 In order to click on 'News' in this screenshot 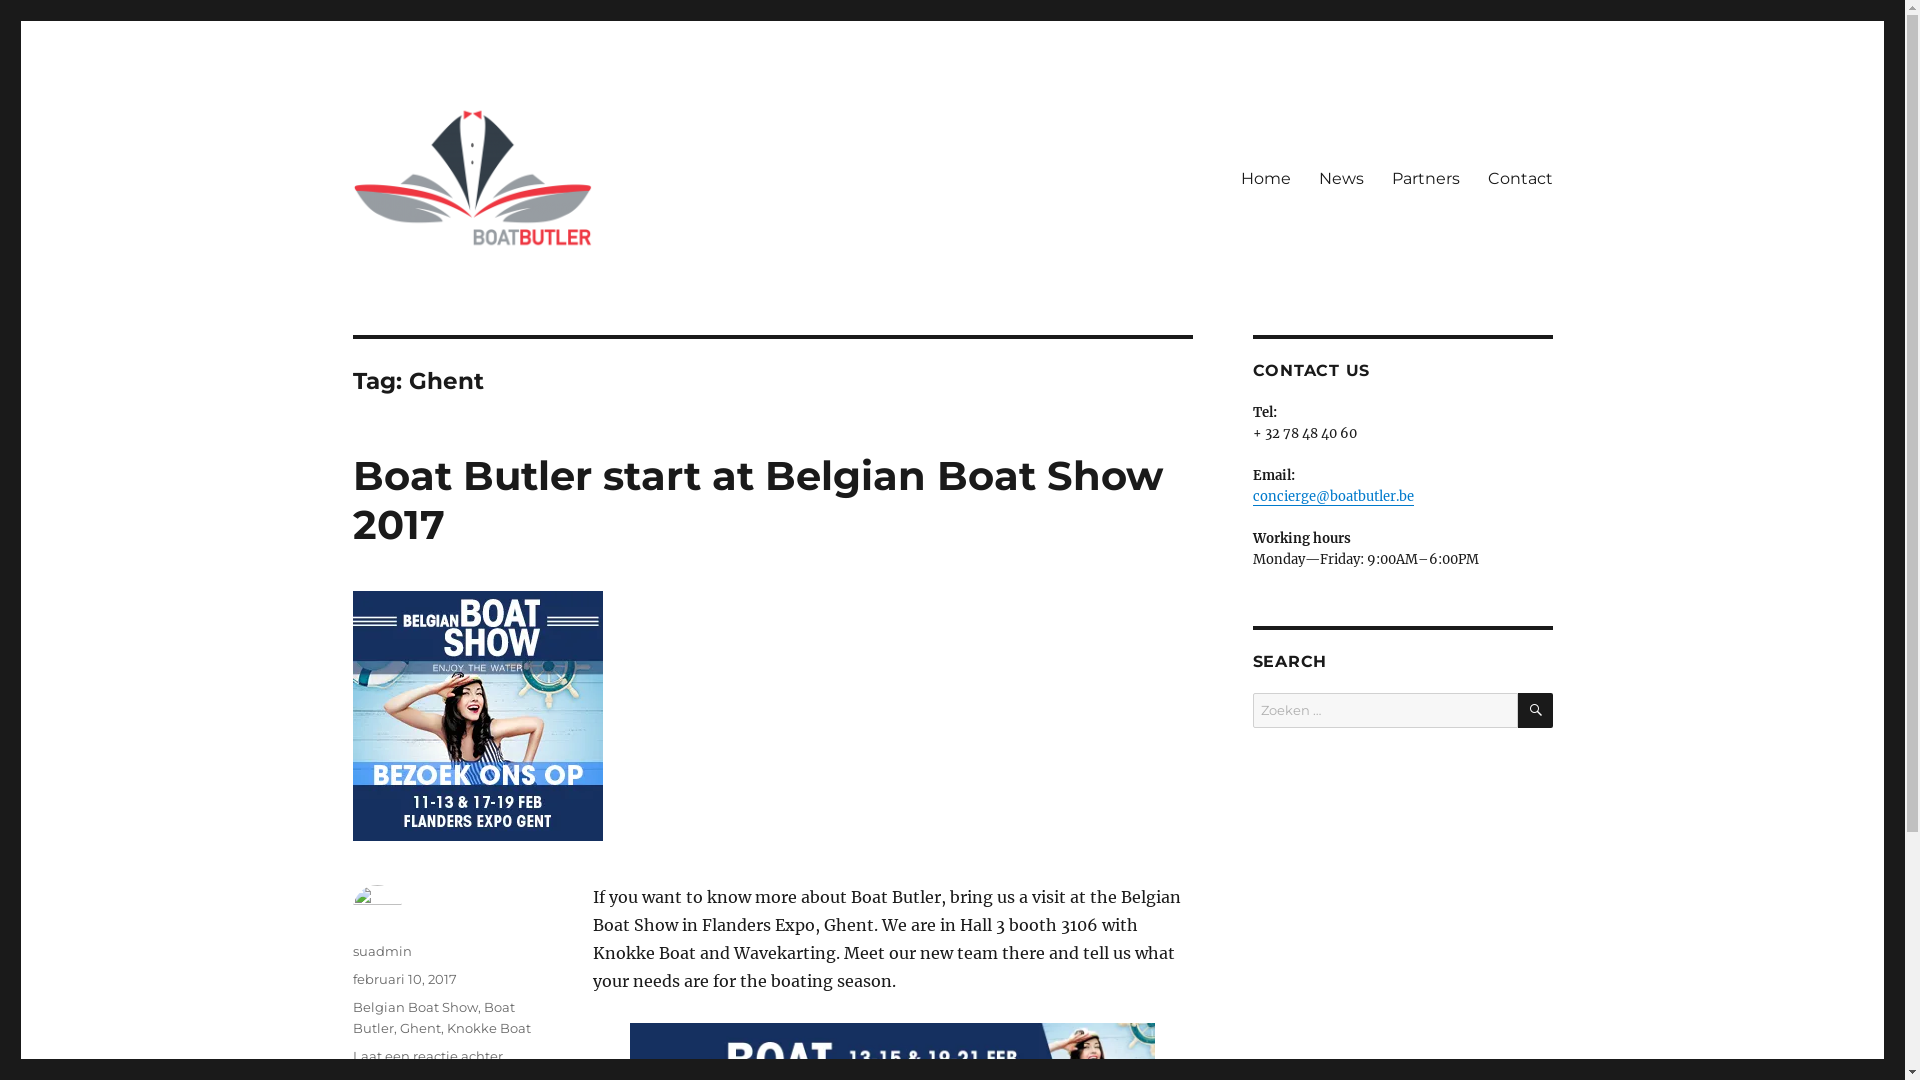, I will do `click(1340, 176)`.